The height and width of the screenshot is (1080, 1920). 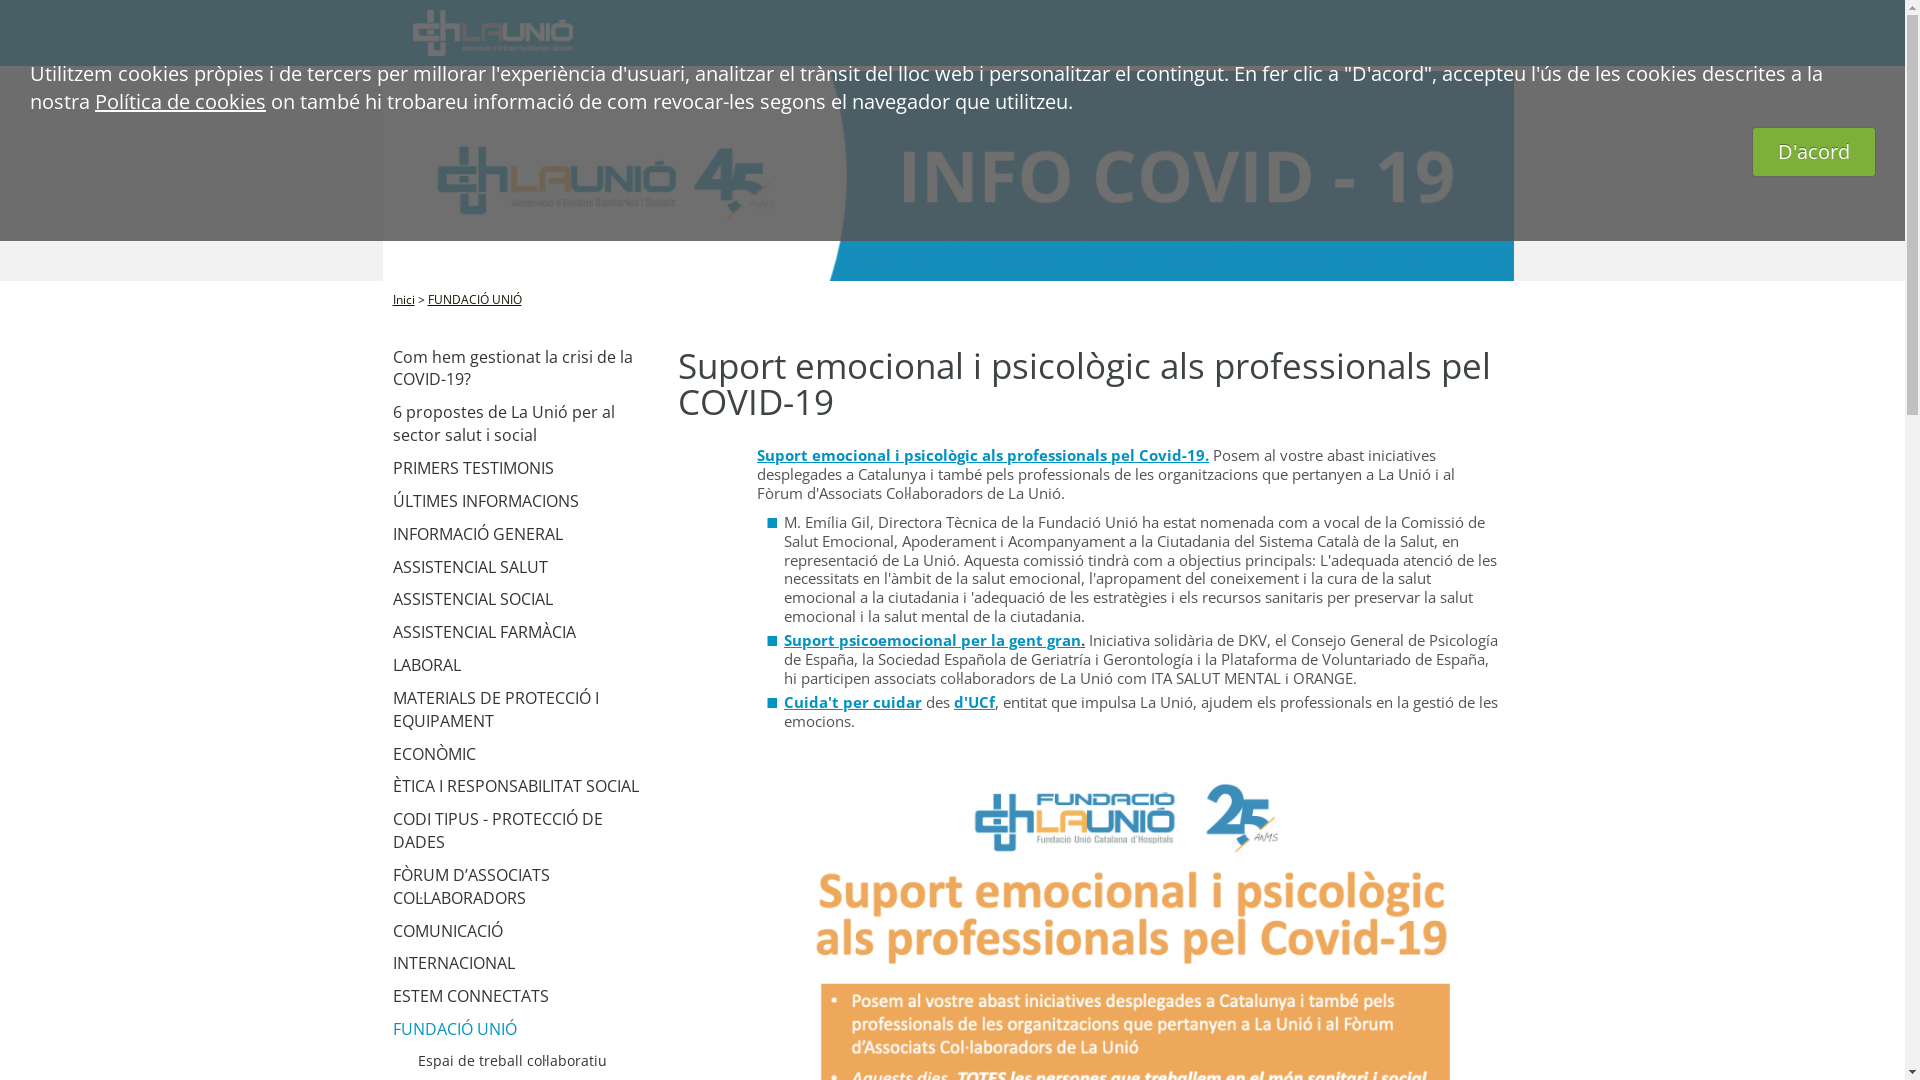 What do you see at coordinates (1751, 150) in the screenshot?
I see `'D'acord'` at bounding box center [1751, 150].